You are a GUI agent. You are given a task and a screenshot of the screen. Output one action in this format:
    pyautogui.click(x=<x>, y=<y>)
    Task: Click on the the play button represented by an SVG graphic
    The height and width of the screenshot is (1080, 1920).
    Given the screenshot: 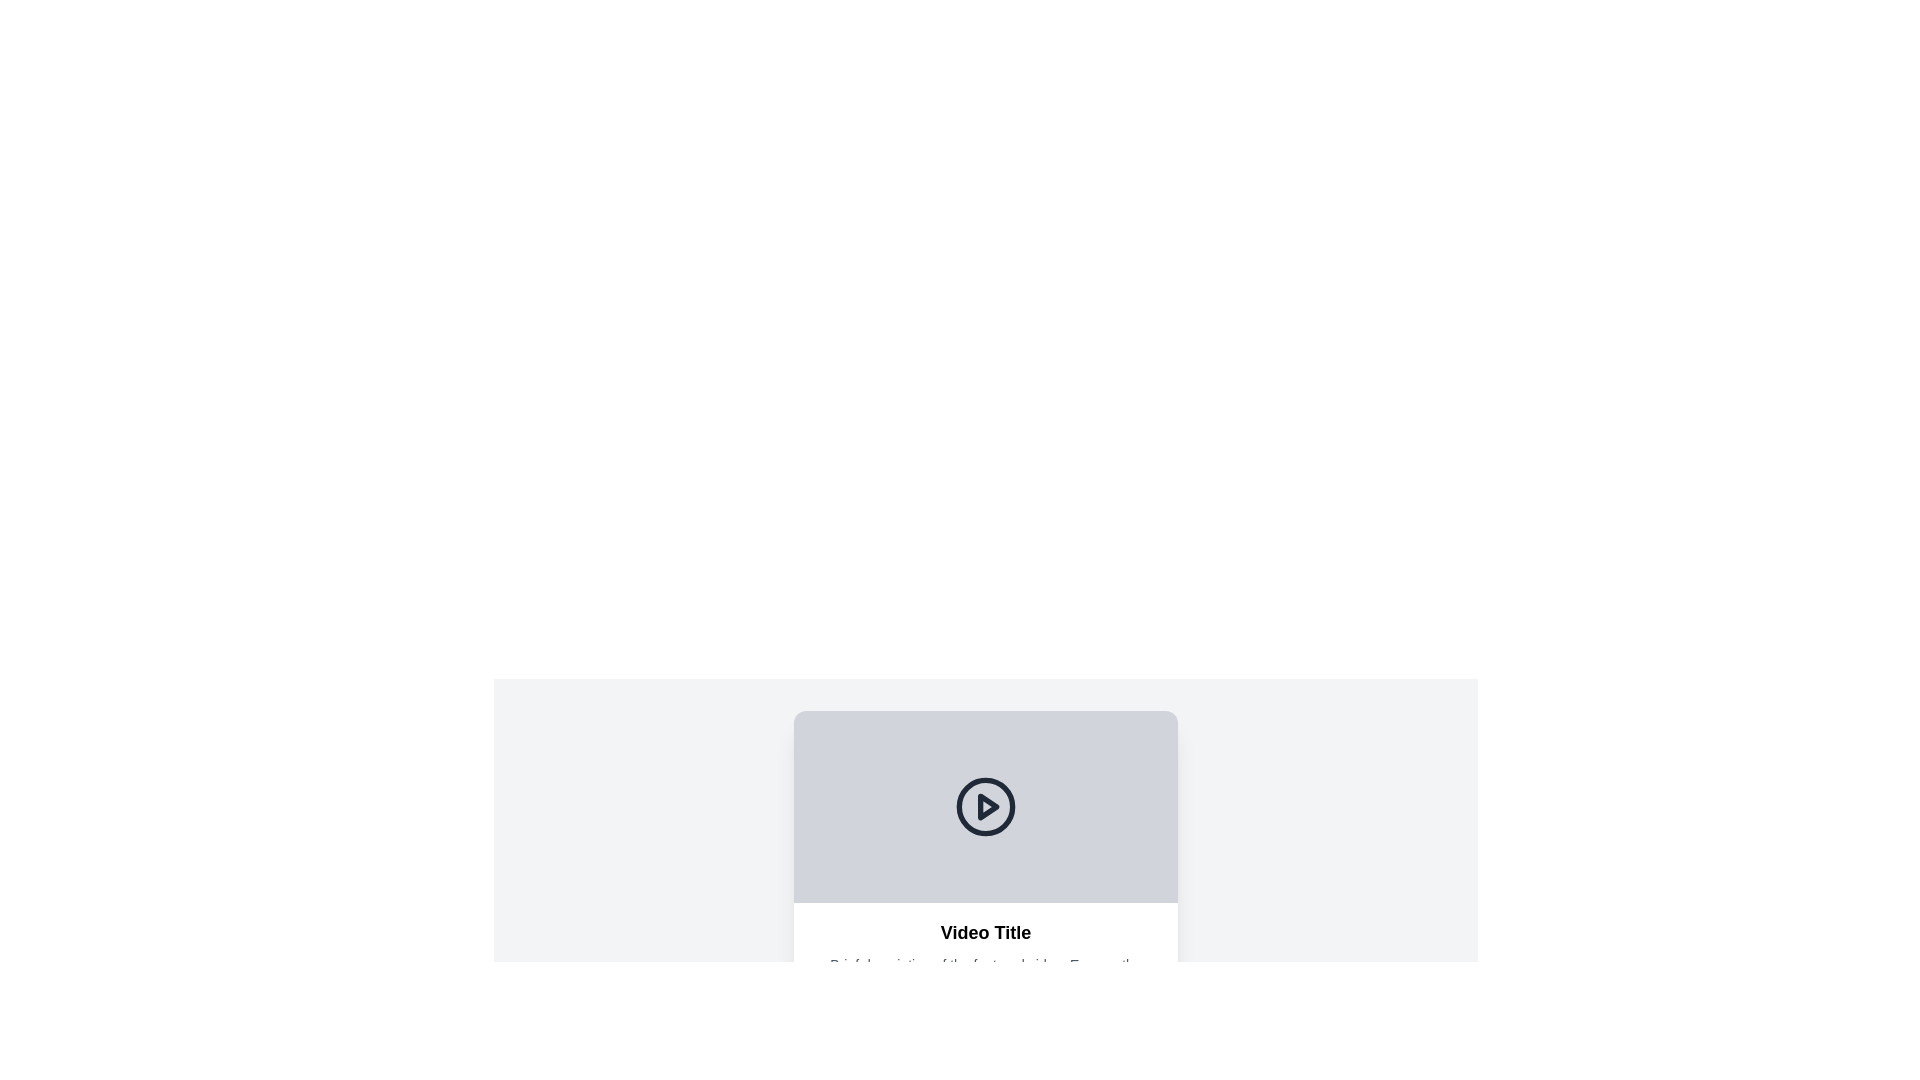 What is the action you would take?
    pyautogui.click(x=985, y=805)
    